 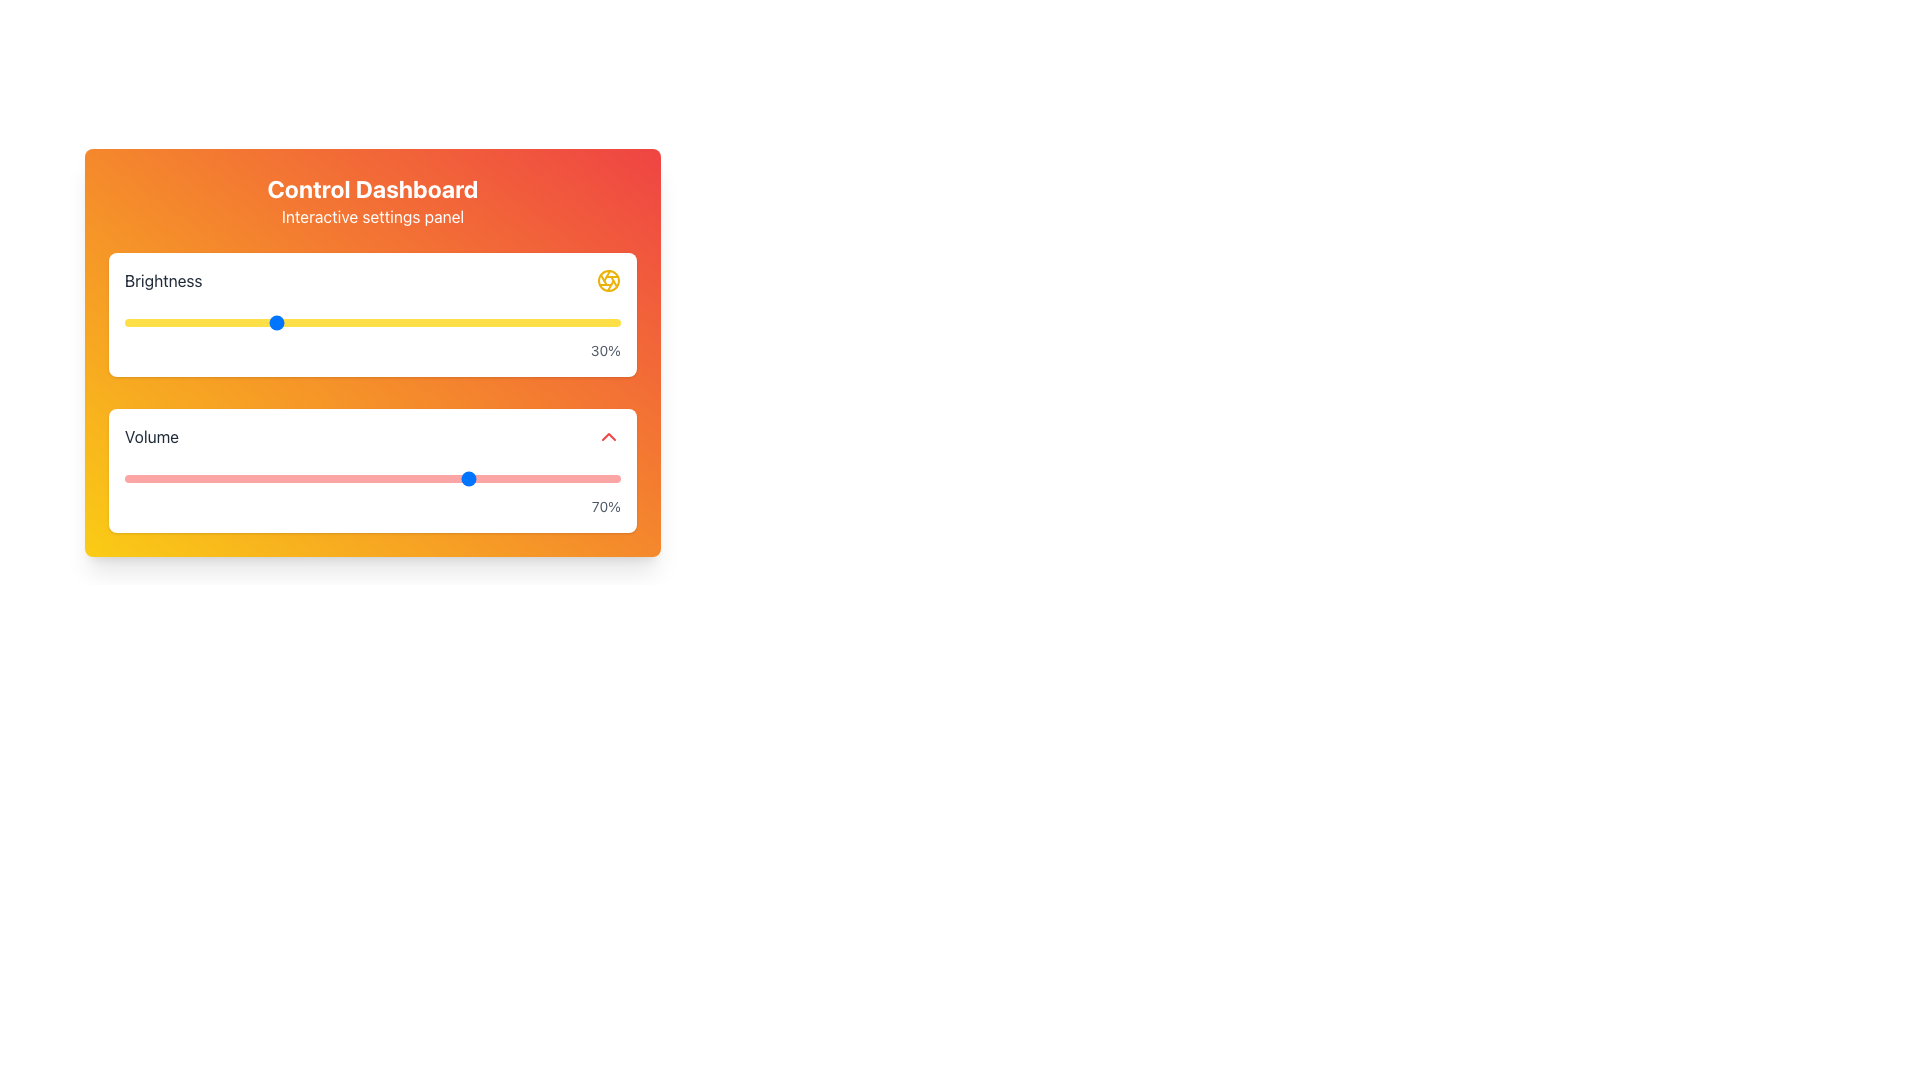 I want to click on the volume, so click(x=521, y=478).